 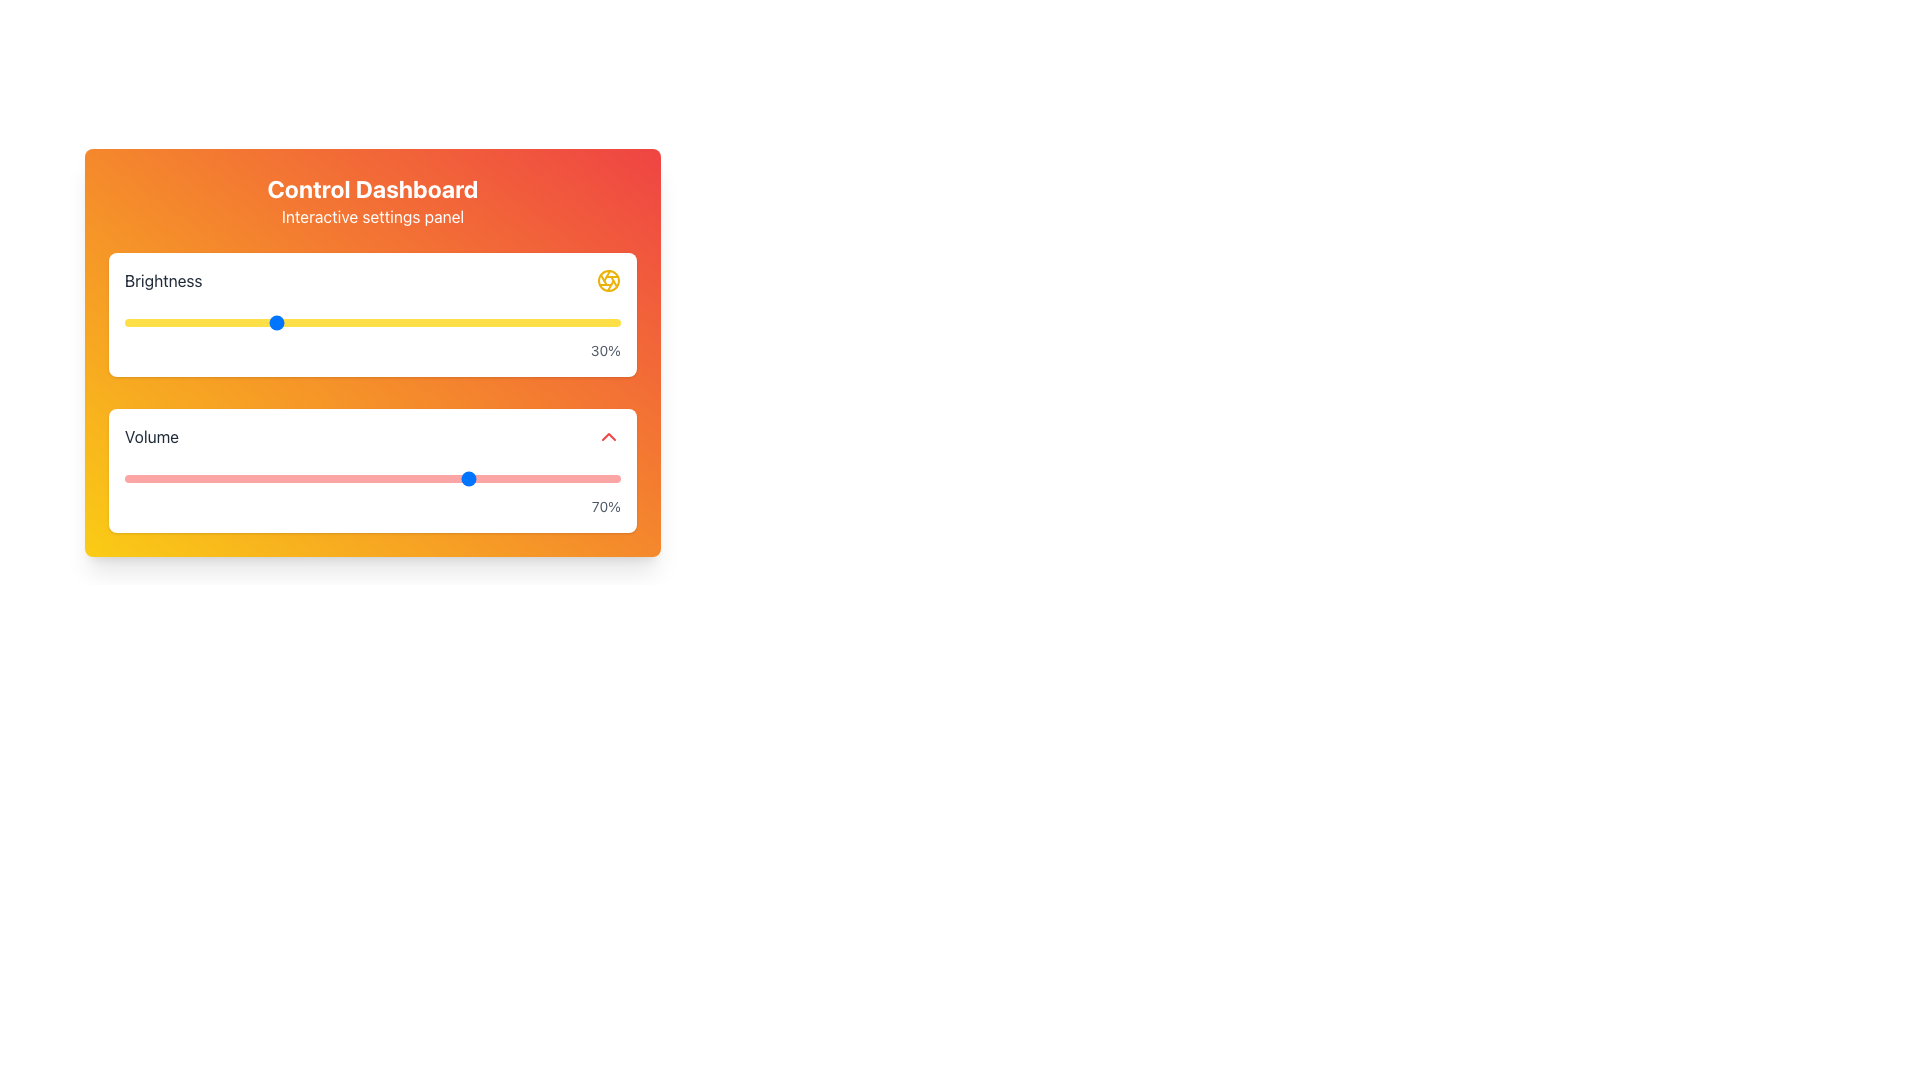 I want to click on the volume, so click(x=521, y=478).